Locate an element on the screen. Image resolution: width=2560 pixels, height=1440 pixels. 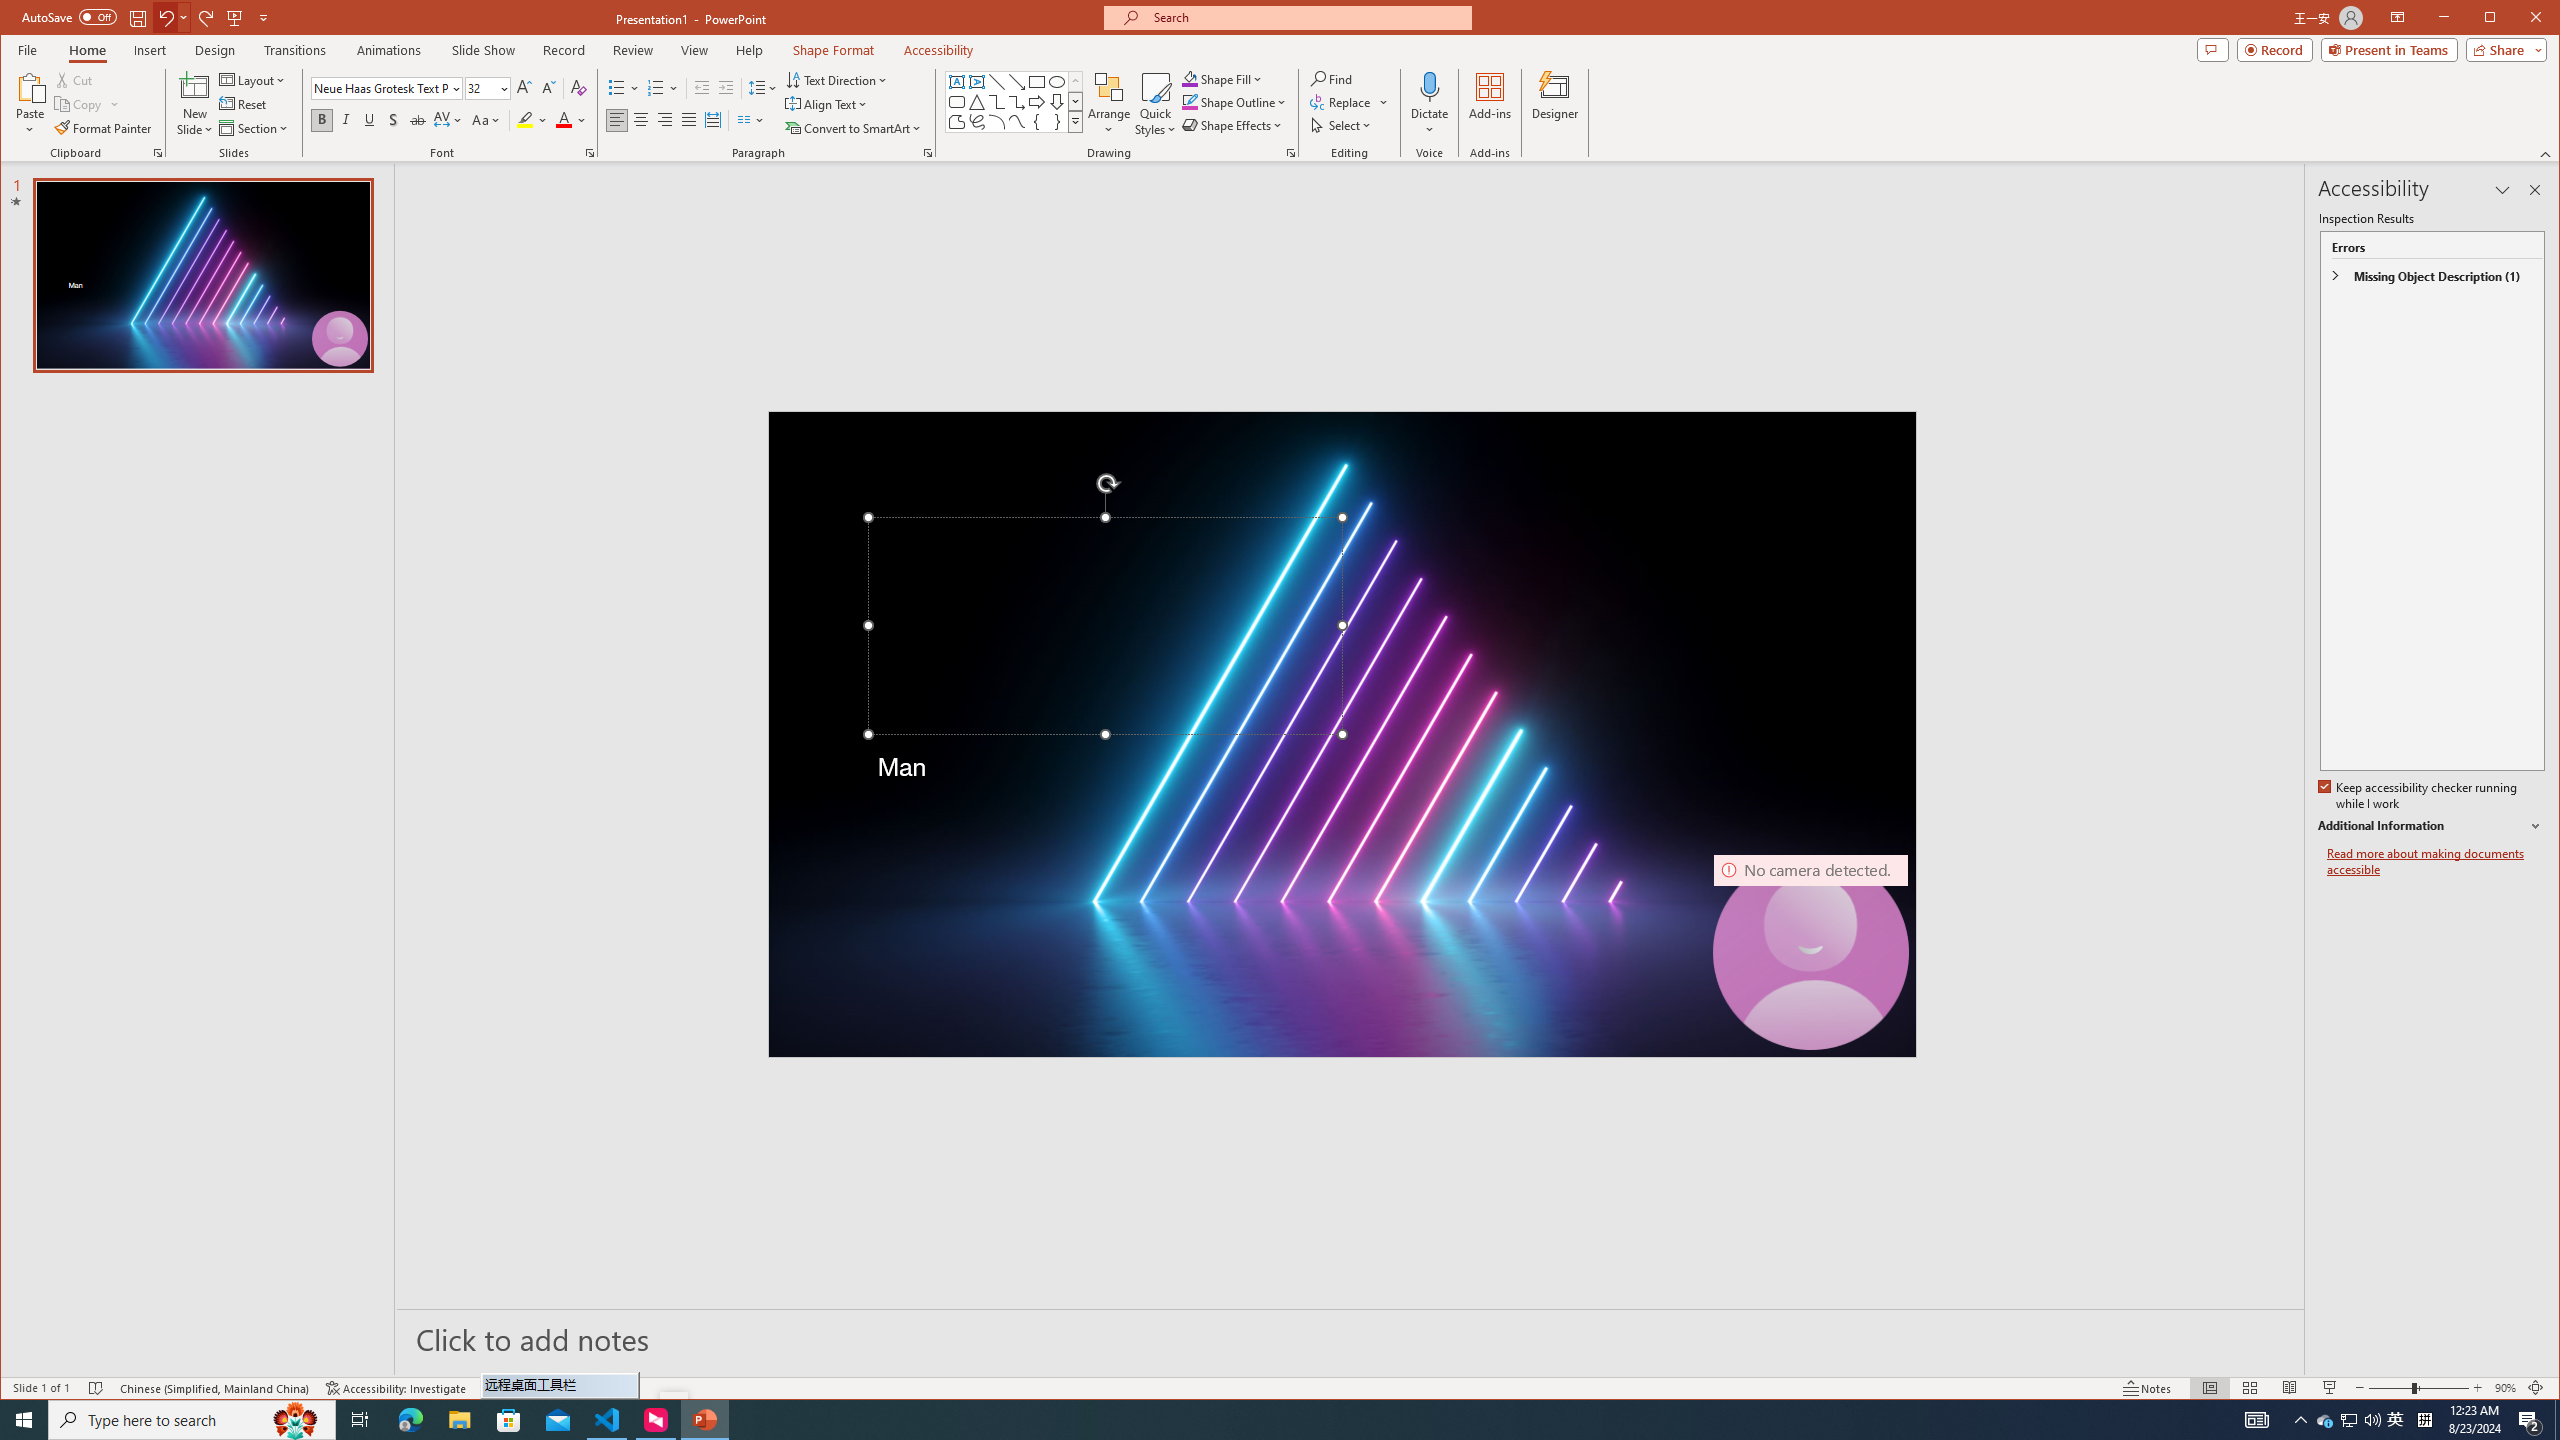
'Dictate' is located at coordinates (1428, 85).